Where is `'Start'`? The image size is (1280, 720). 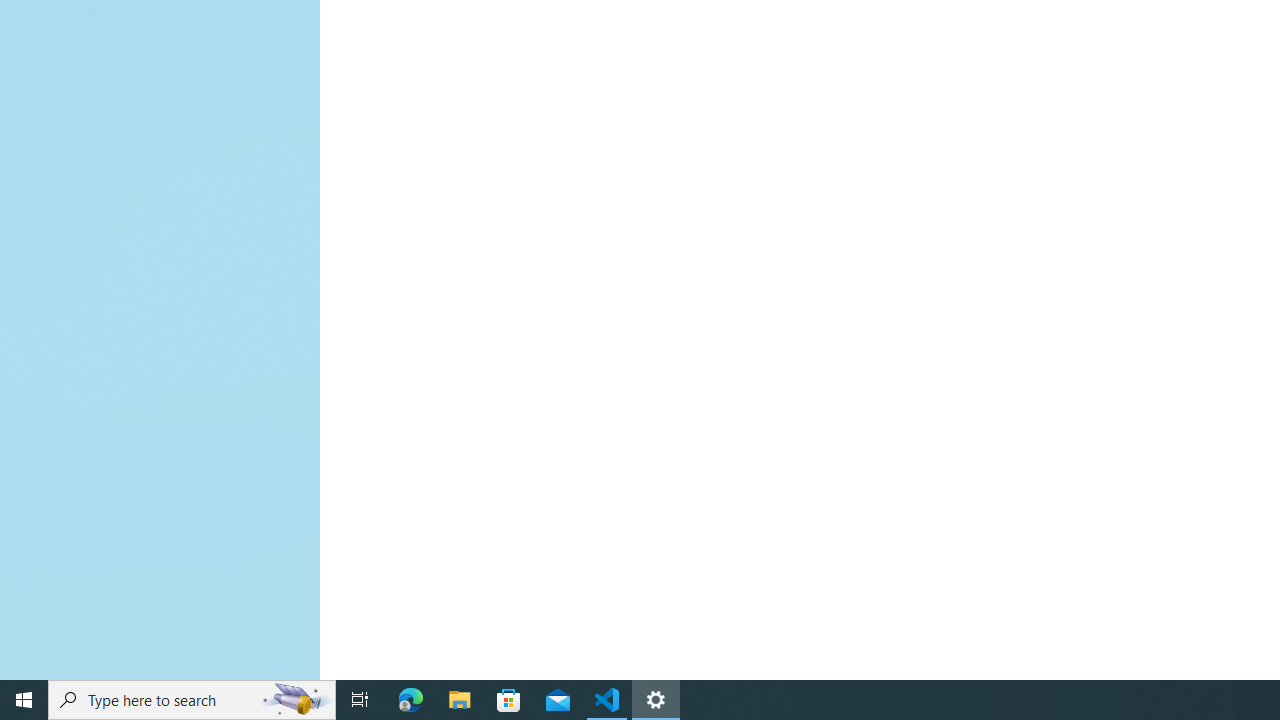 'Start' is located at coordinates (24, 698).